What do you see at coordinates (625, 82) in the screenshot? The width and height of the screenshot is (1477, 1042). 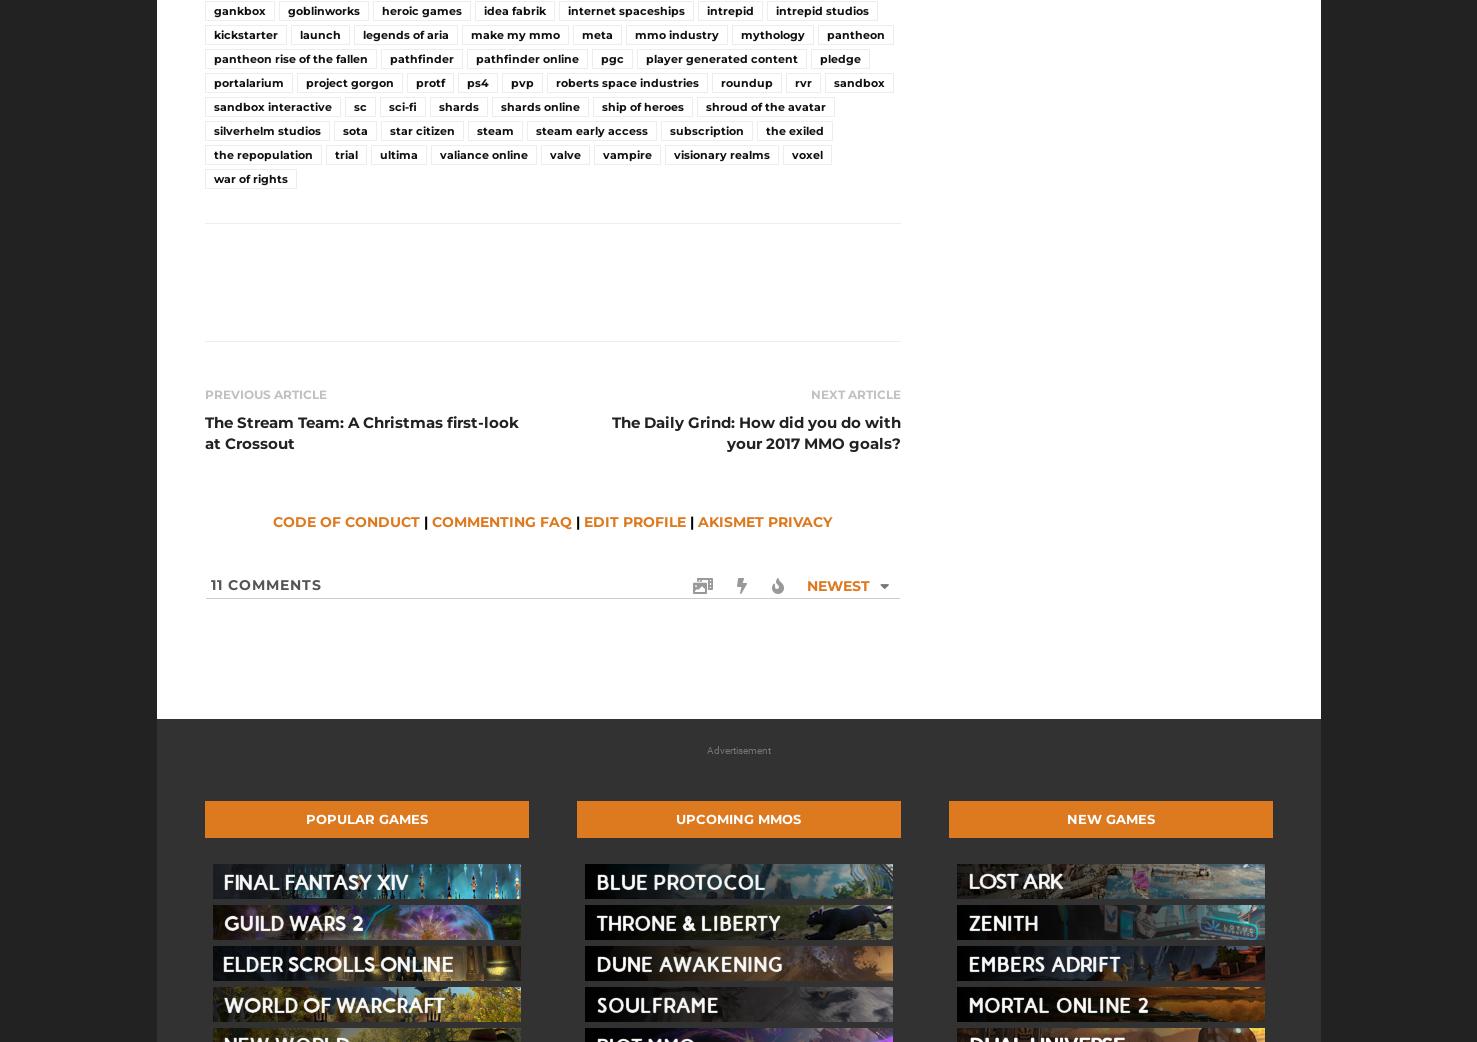 I see `'roberts space industries'` at bounding box center [625, 82].